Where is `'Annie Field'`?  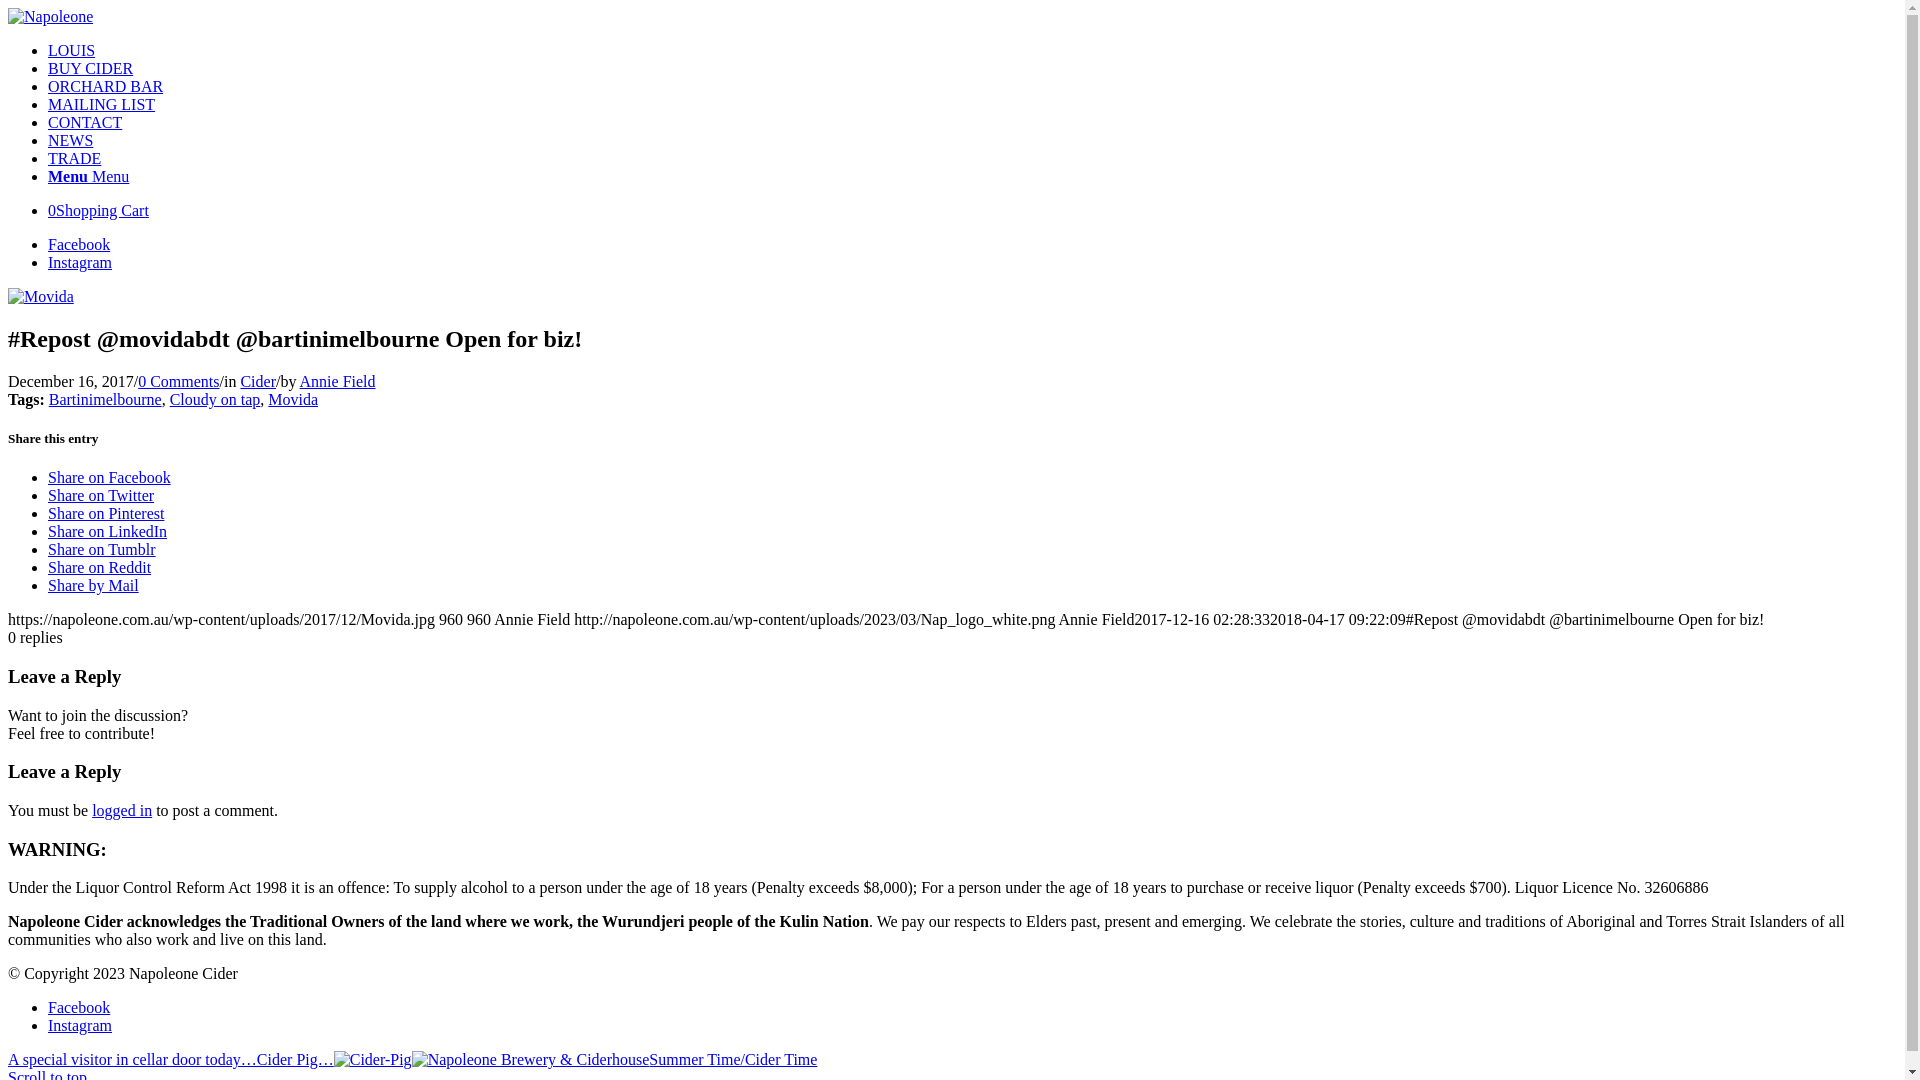
'Annie Field' is located at coordinates (337, 381).